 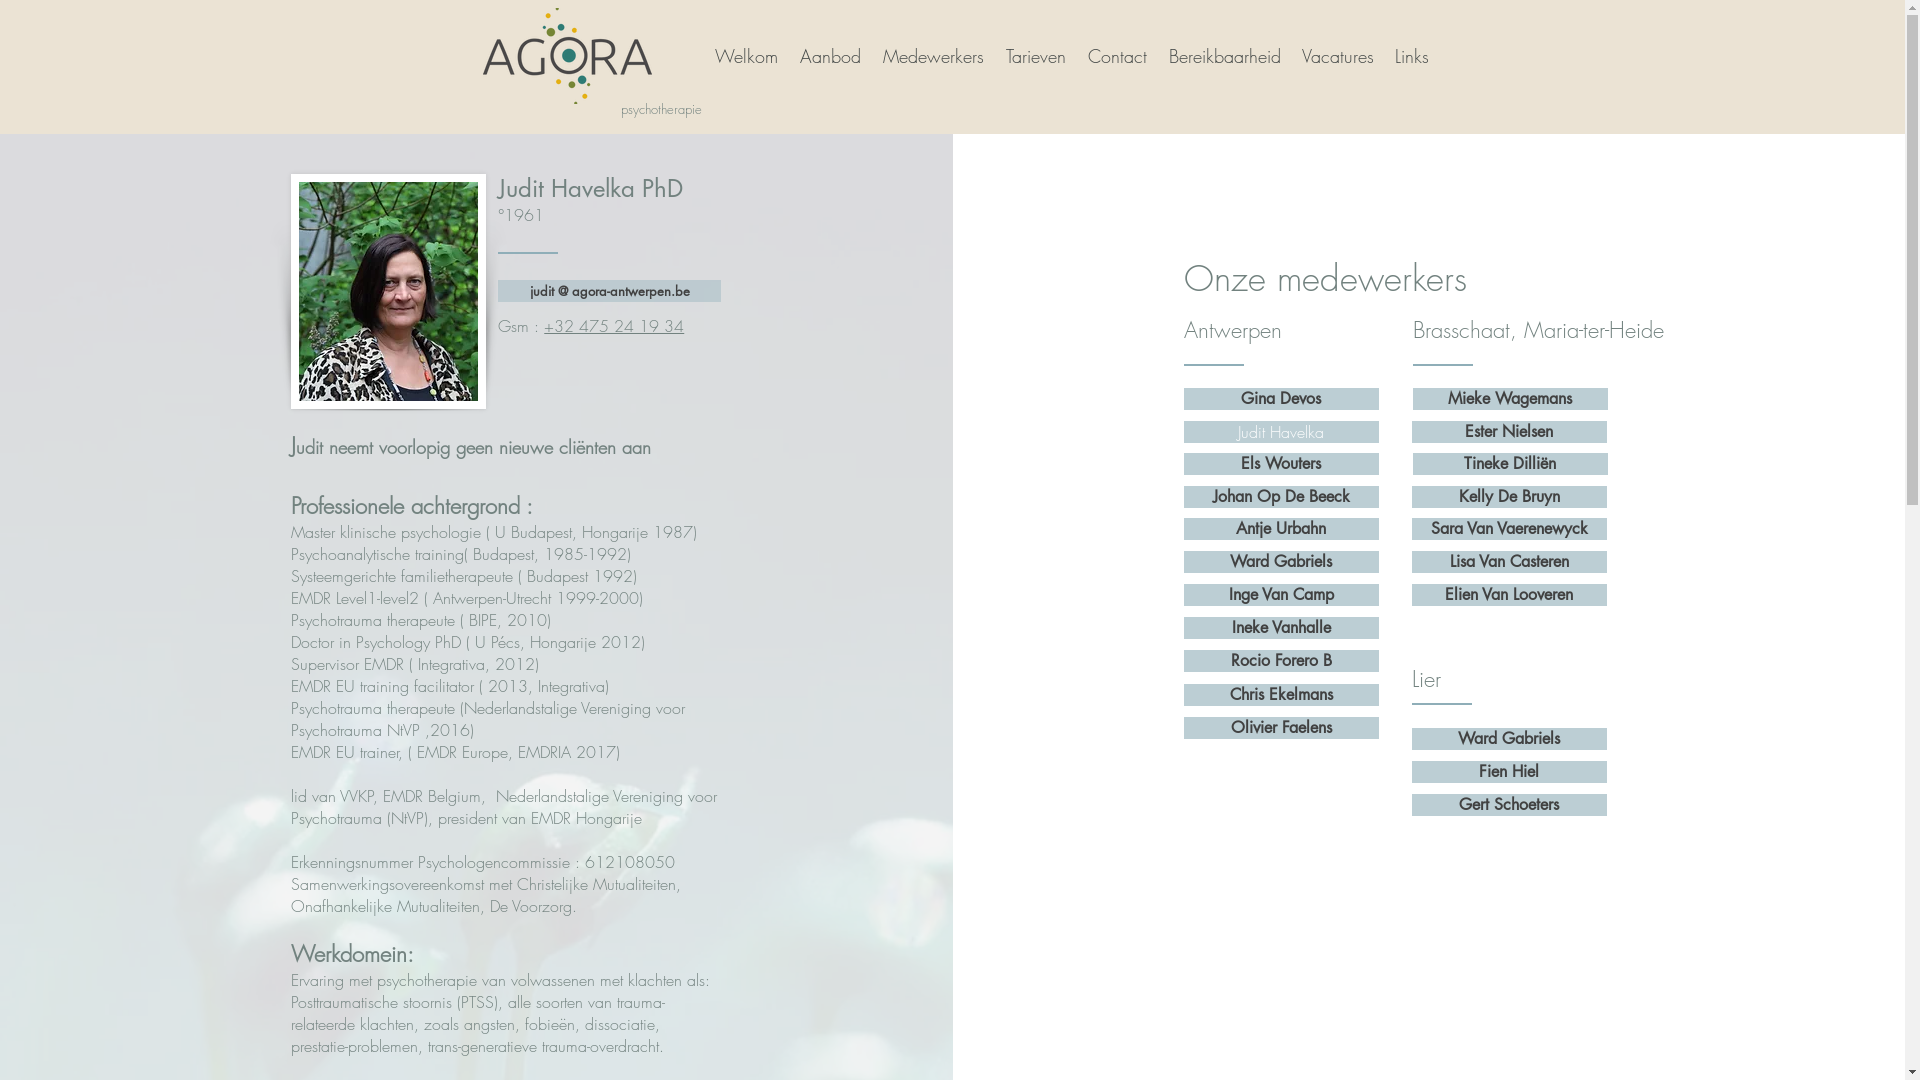 I want to click on 'Sara Van Vaerenewyck', so click(x=1509, y=527).